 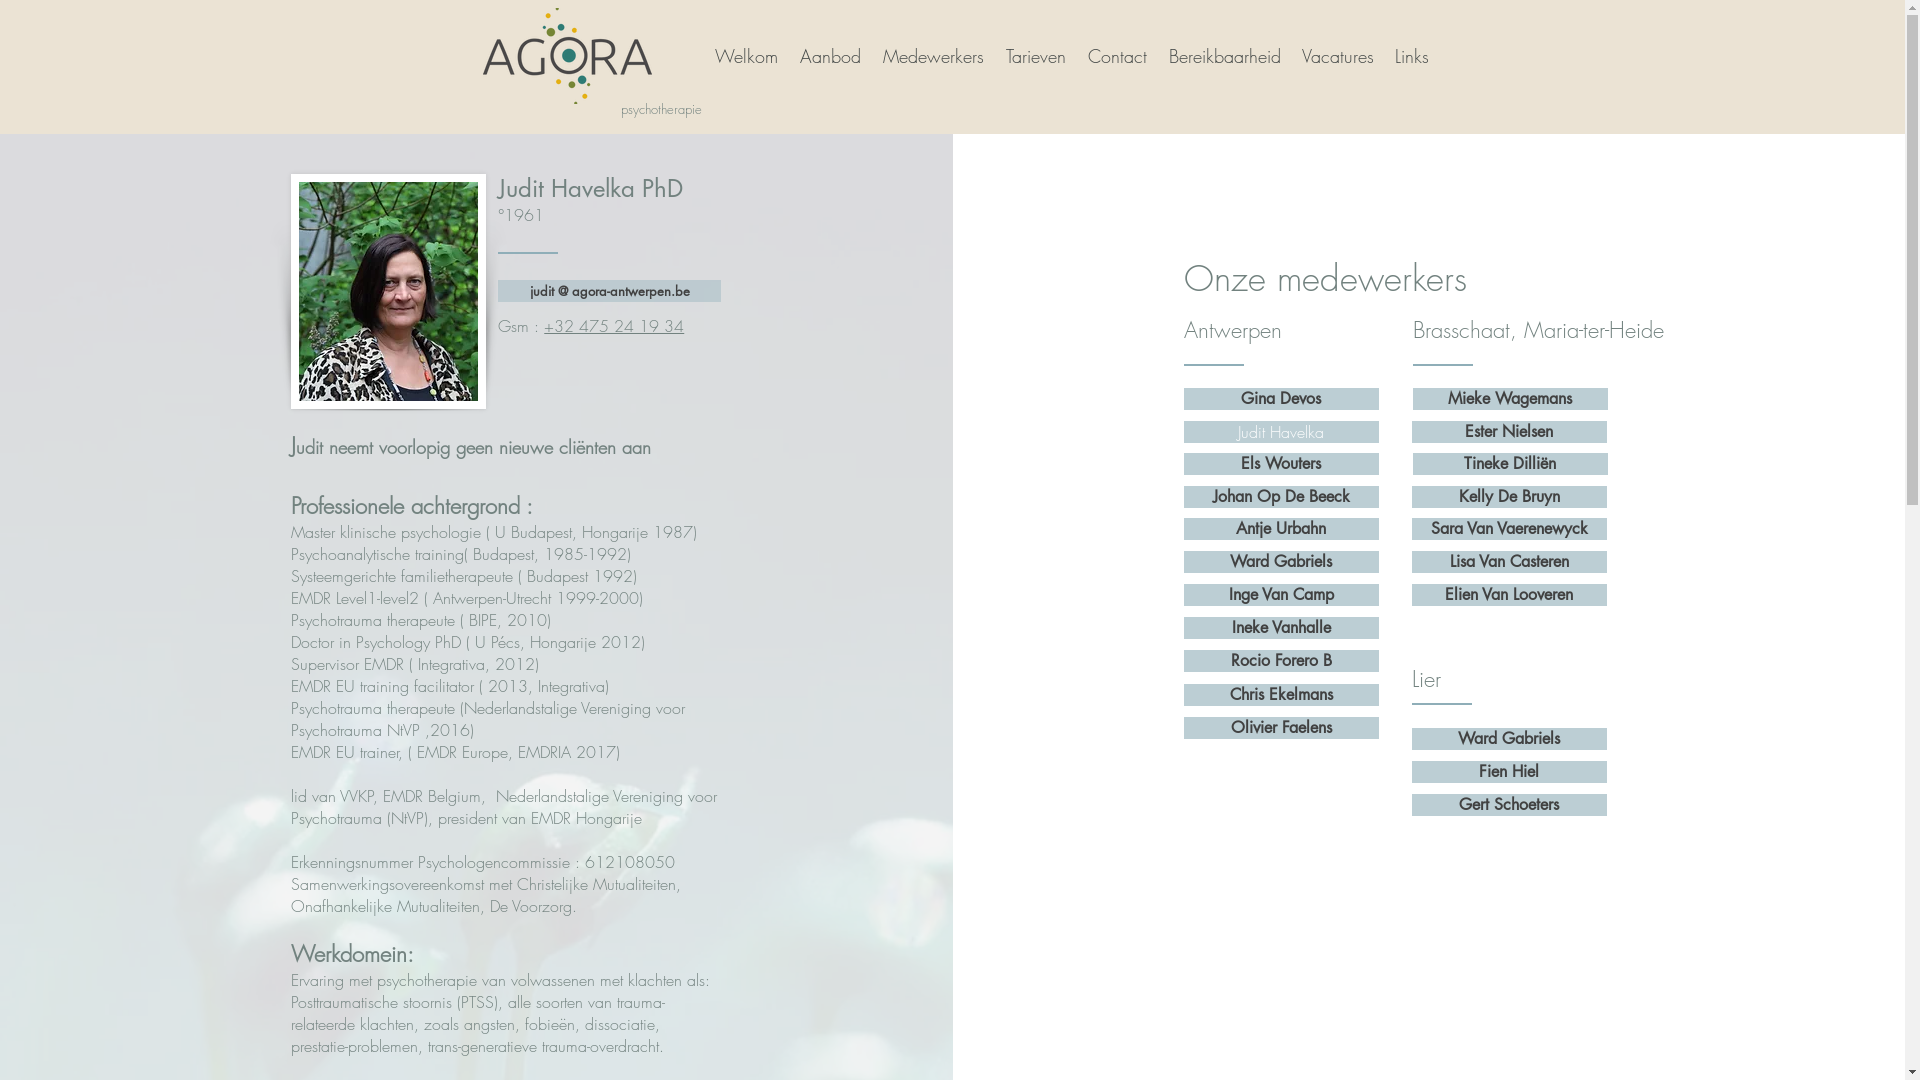 I want to click on 'Sara Van Vaerenewyck', so click(x=1509, y=527).